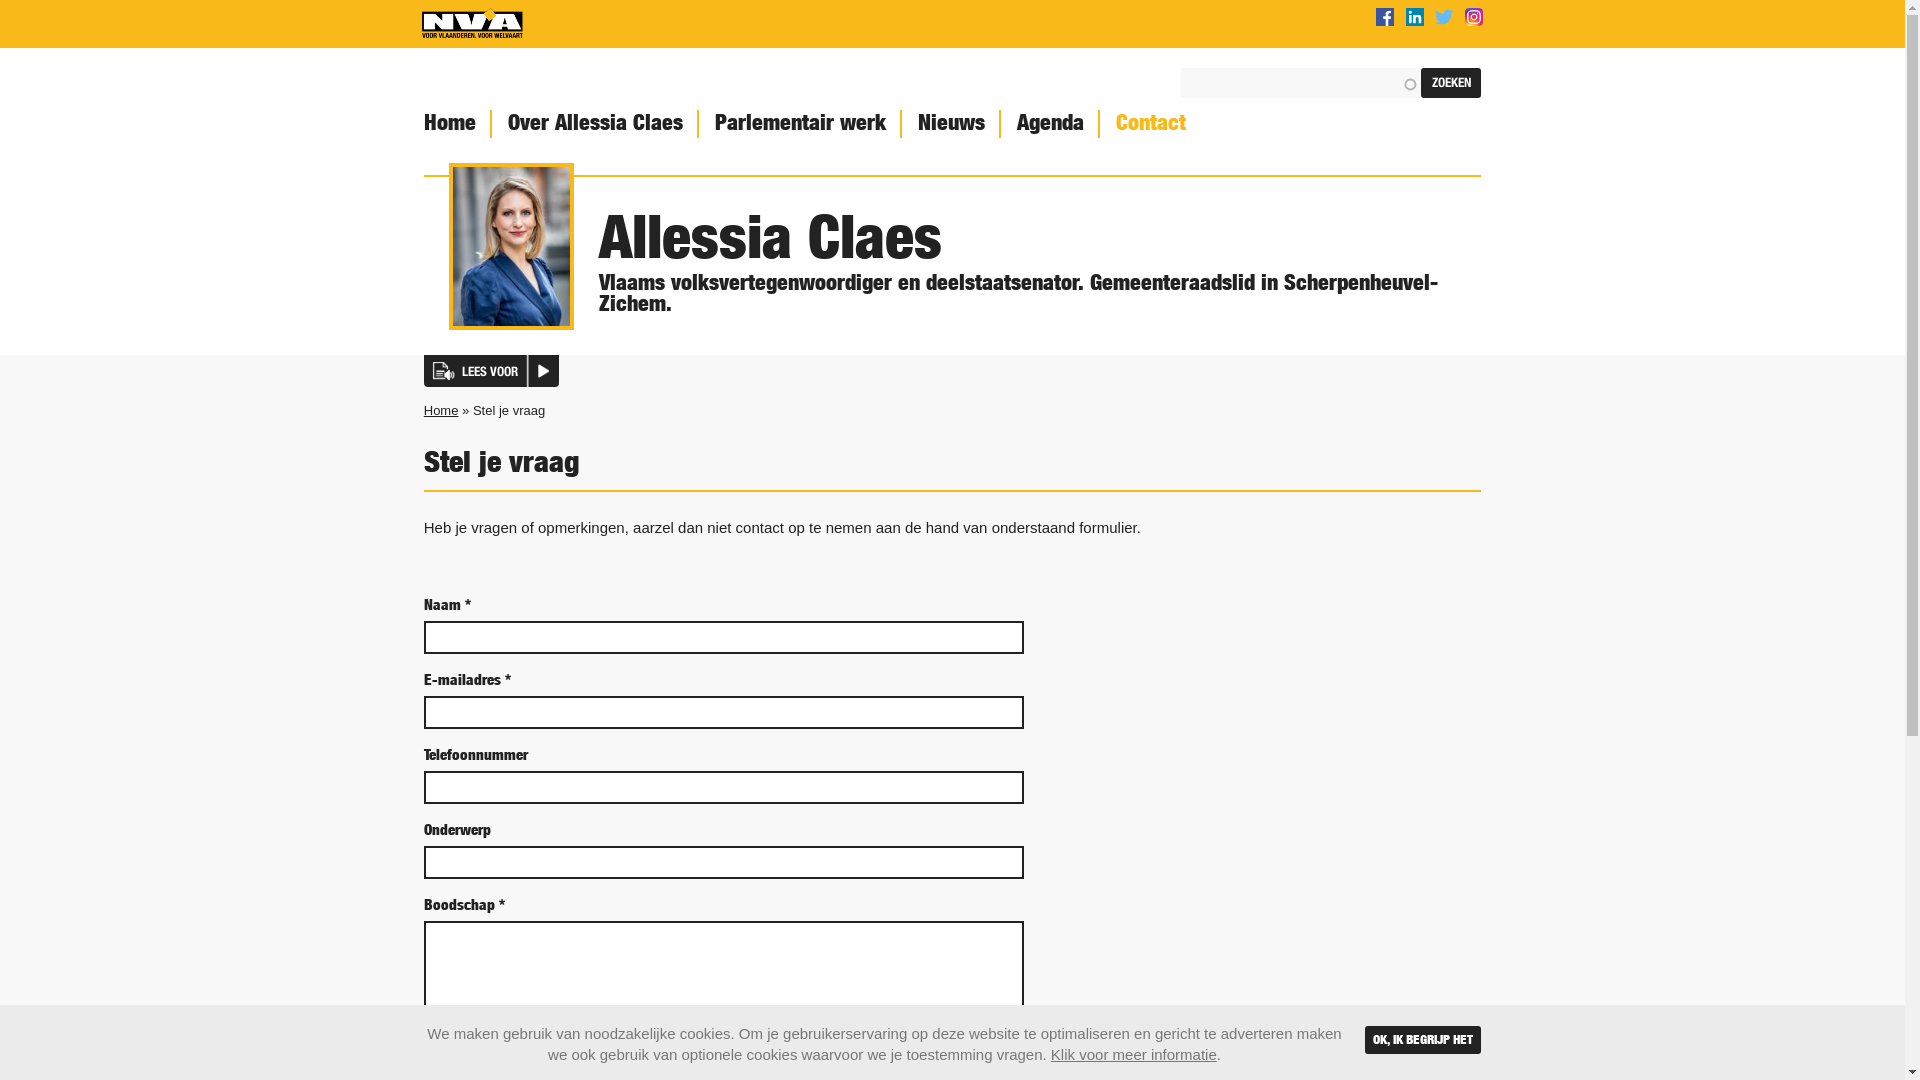 Image resolution: width=1920 pixels, height=1080 pixels. What do you see at coordinates (1300, 82) in the screenshot?
I see `'Geef de woorden op waarnaar u wilt zoeken.'` at bounding box center [1300, 82].